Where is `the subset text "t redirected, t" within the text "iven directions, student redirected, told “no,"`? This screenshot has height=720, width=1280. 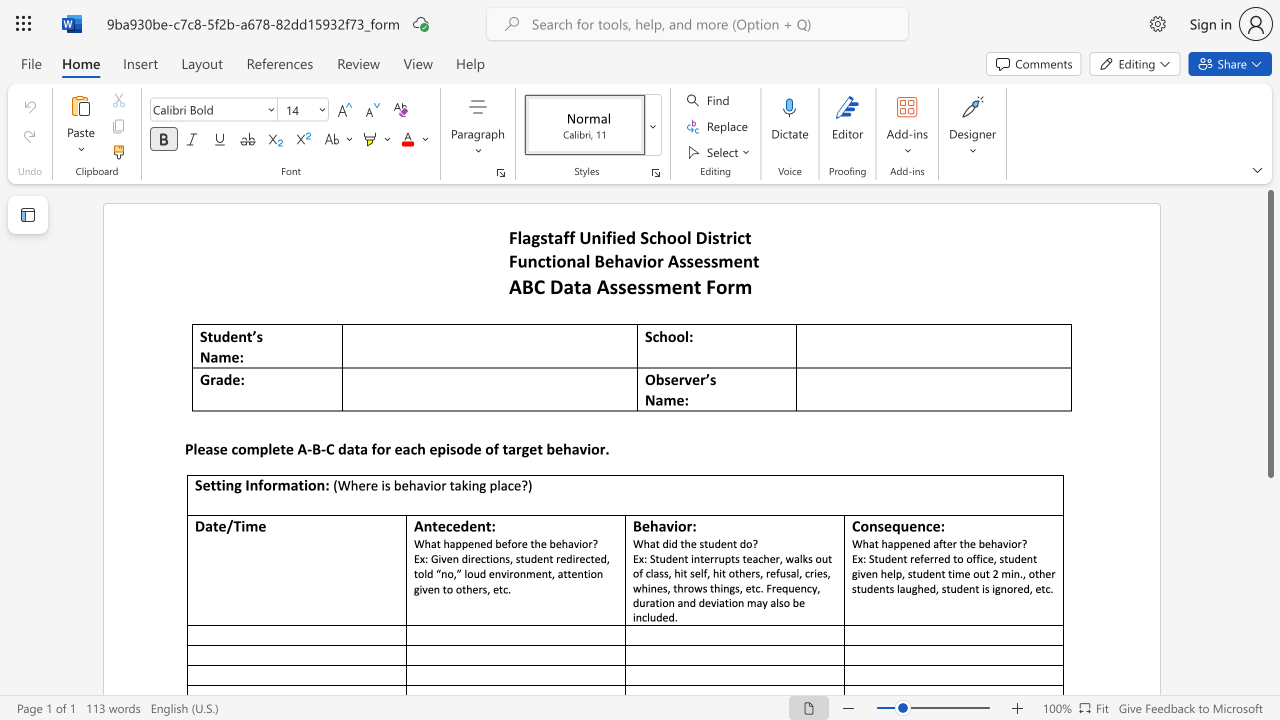 the subset text "t redirected, t" within the text "iven directions, student redirected, told “no," is located at coordinates (549, 558).